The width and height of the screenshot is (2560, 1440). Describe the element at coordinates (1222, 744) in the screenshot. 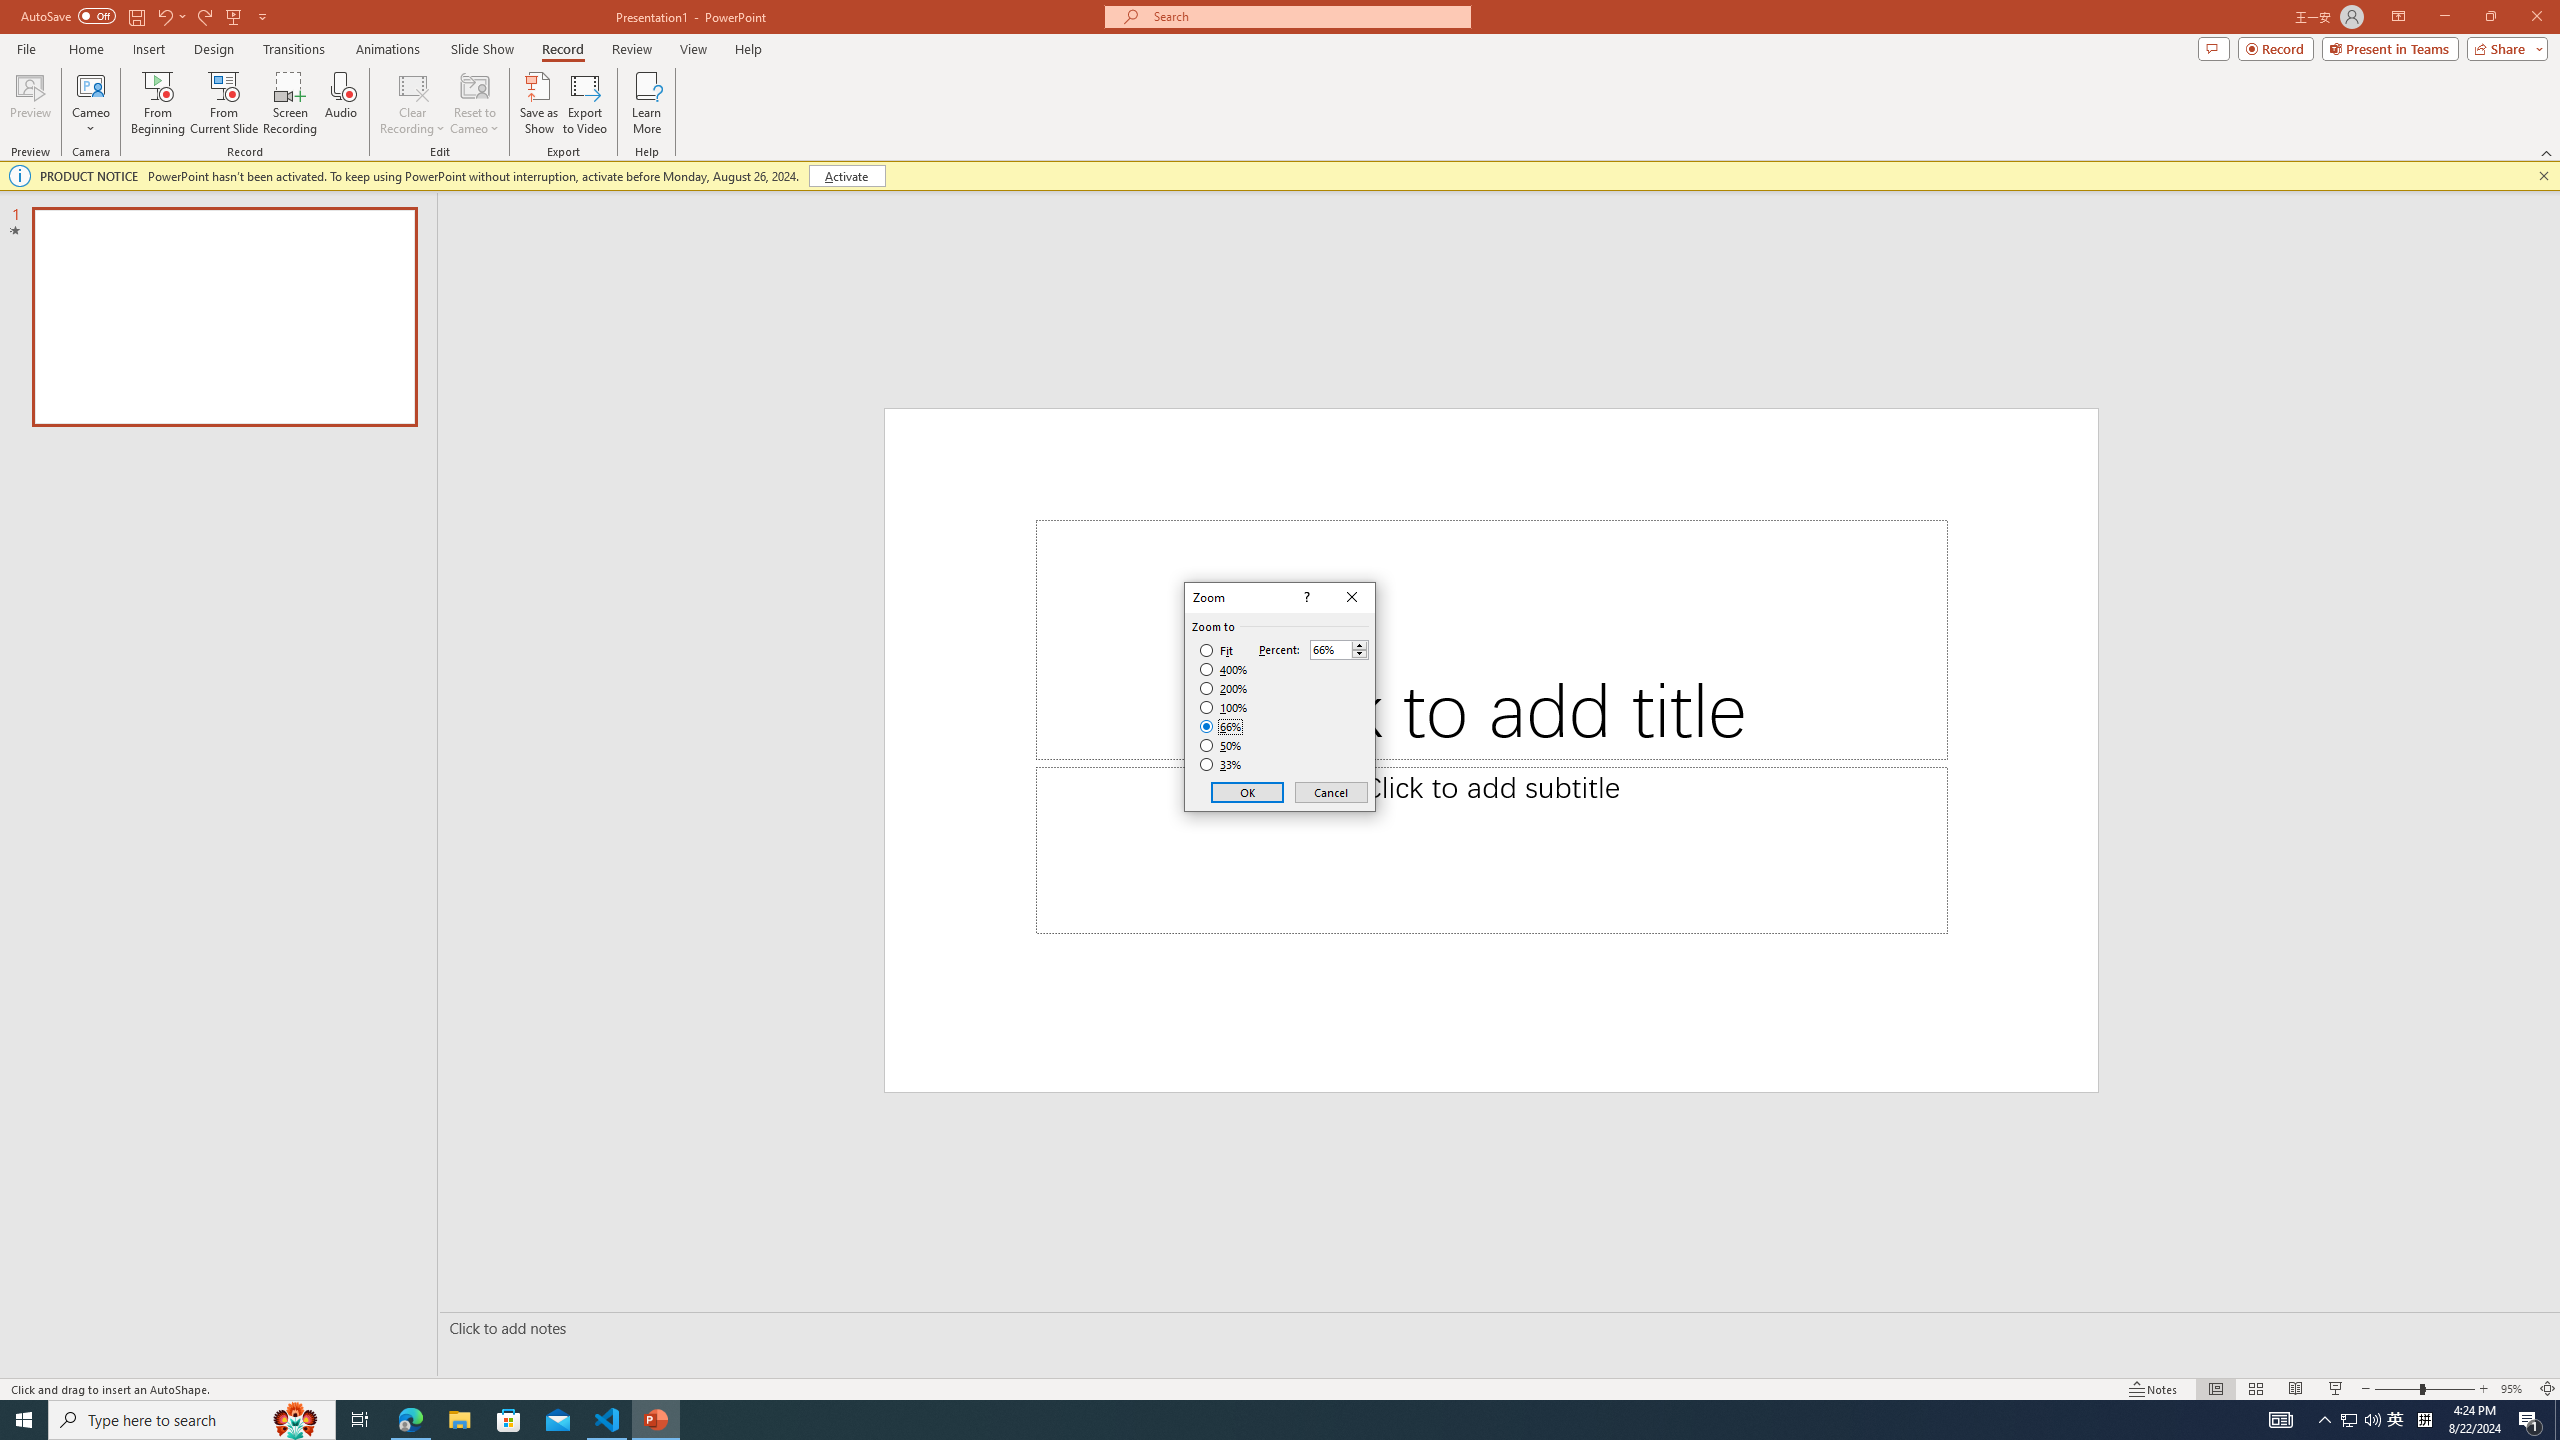

I see `'50%'` at that location.